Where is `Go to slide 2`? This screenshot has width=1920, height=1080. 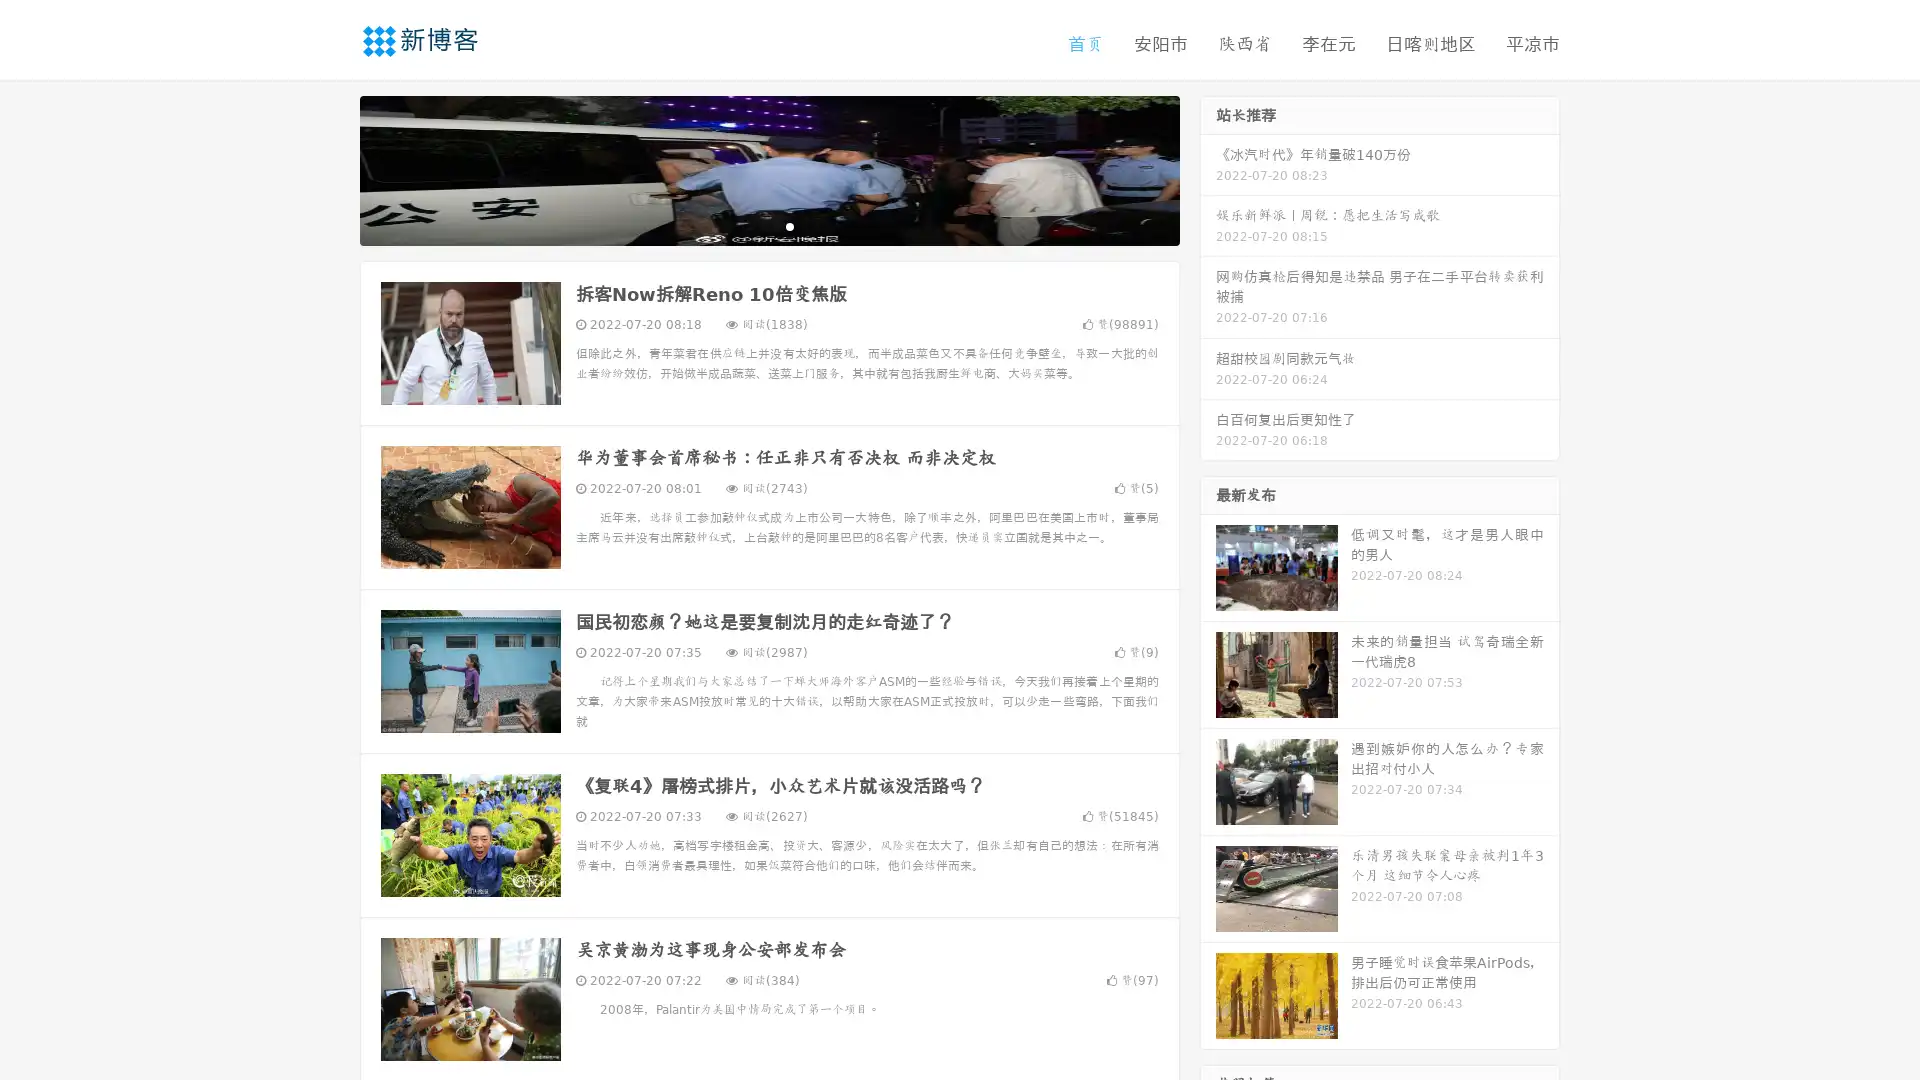 Go to slide 2 is located at coordinates (768, 225).